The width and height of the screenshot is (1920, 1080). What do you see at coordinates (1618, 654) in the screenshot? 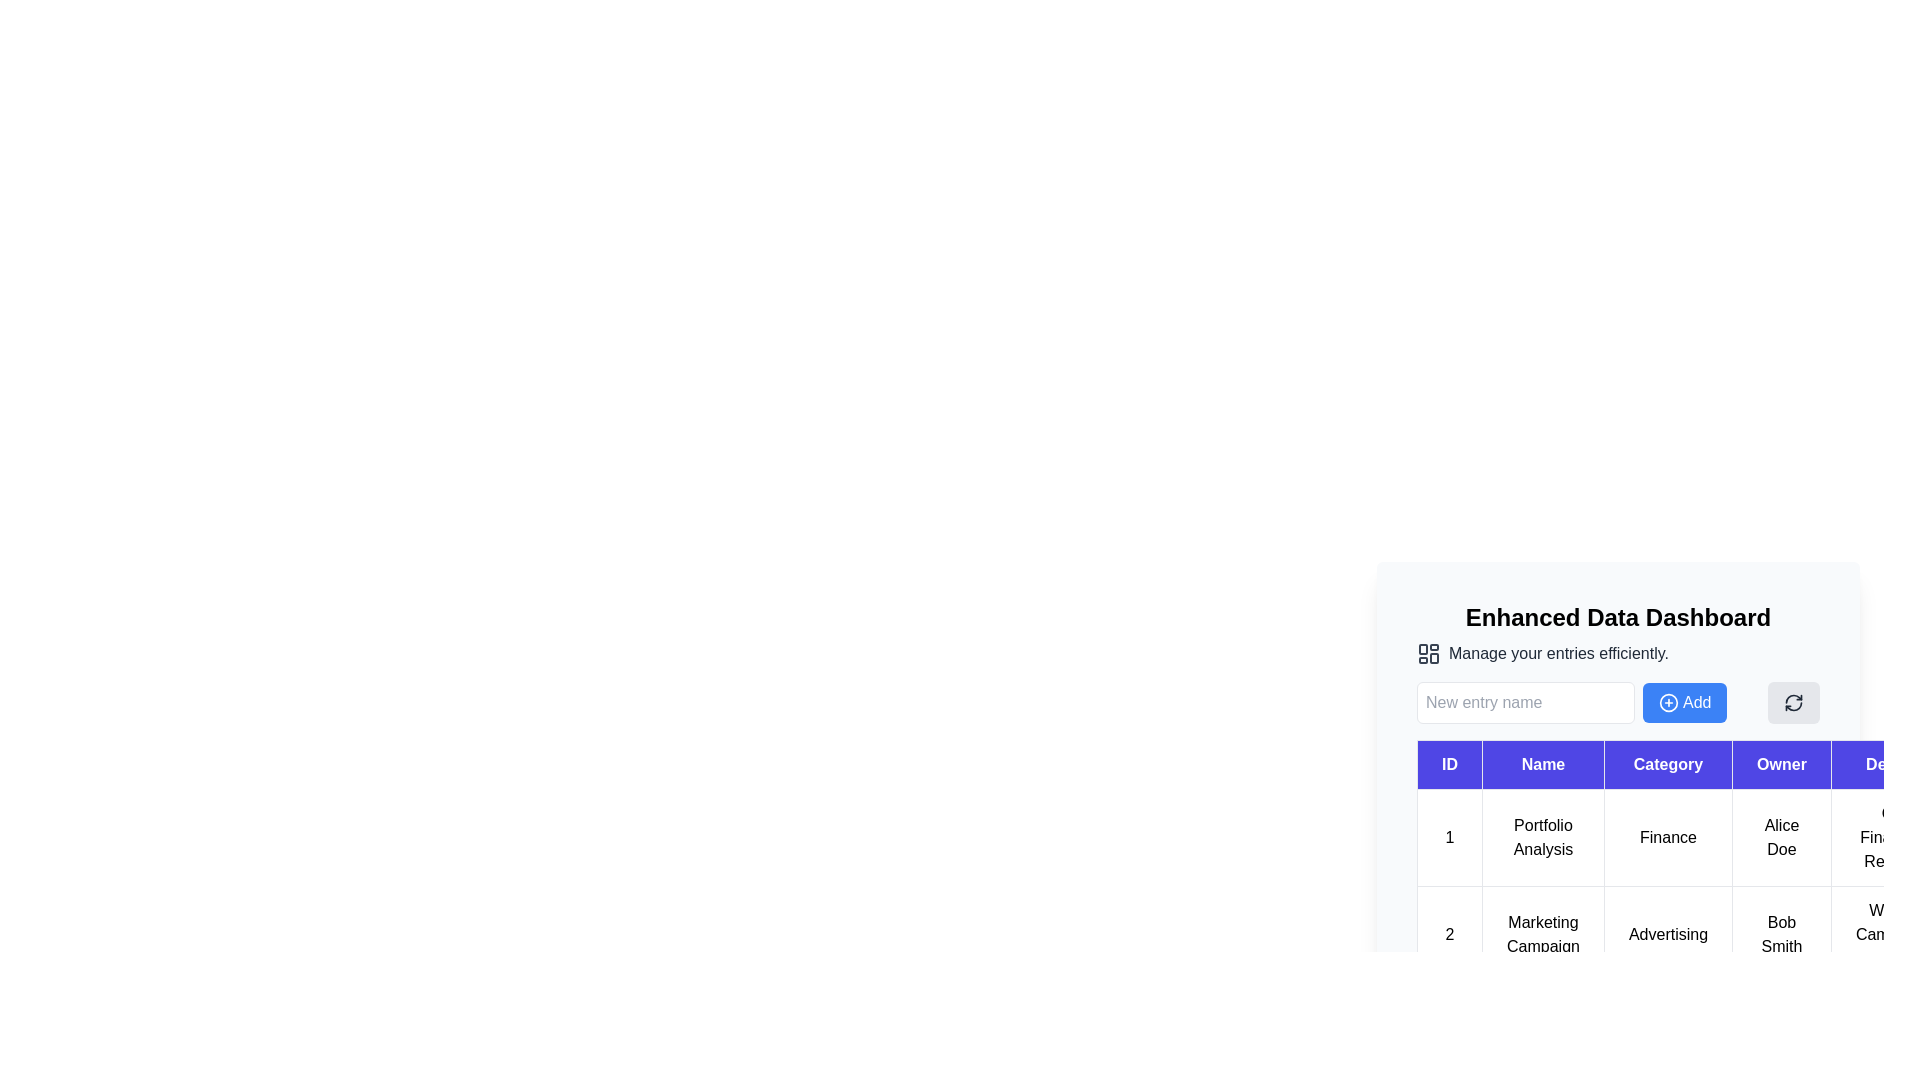
I see `text content of the informative label located beneath the title 'Enhanced Data Dashboard', which provides a secondary description of the dashboard's purpose and functionality` at bounding box center [1618, 654].